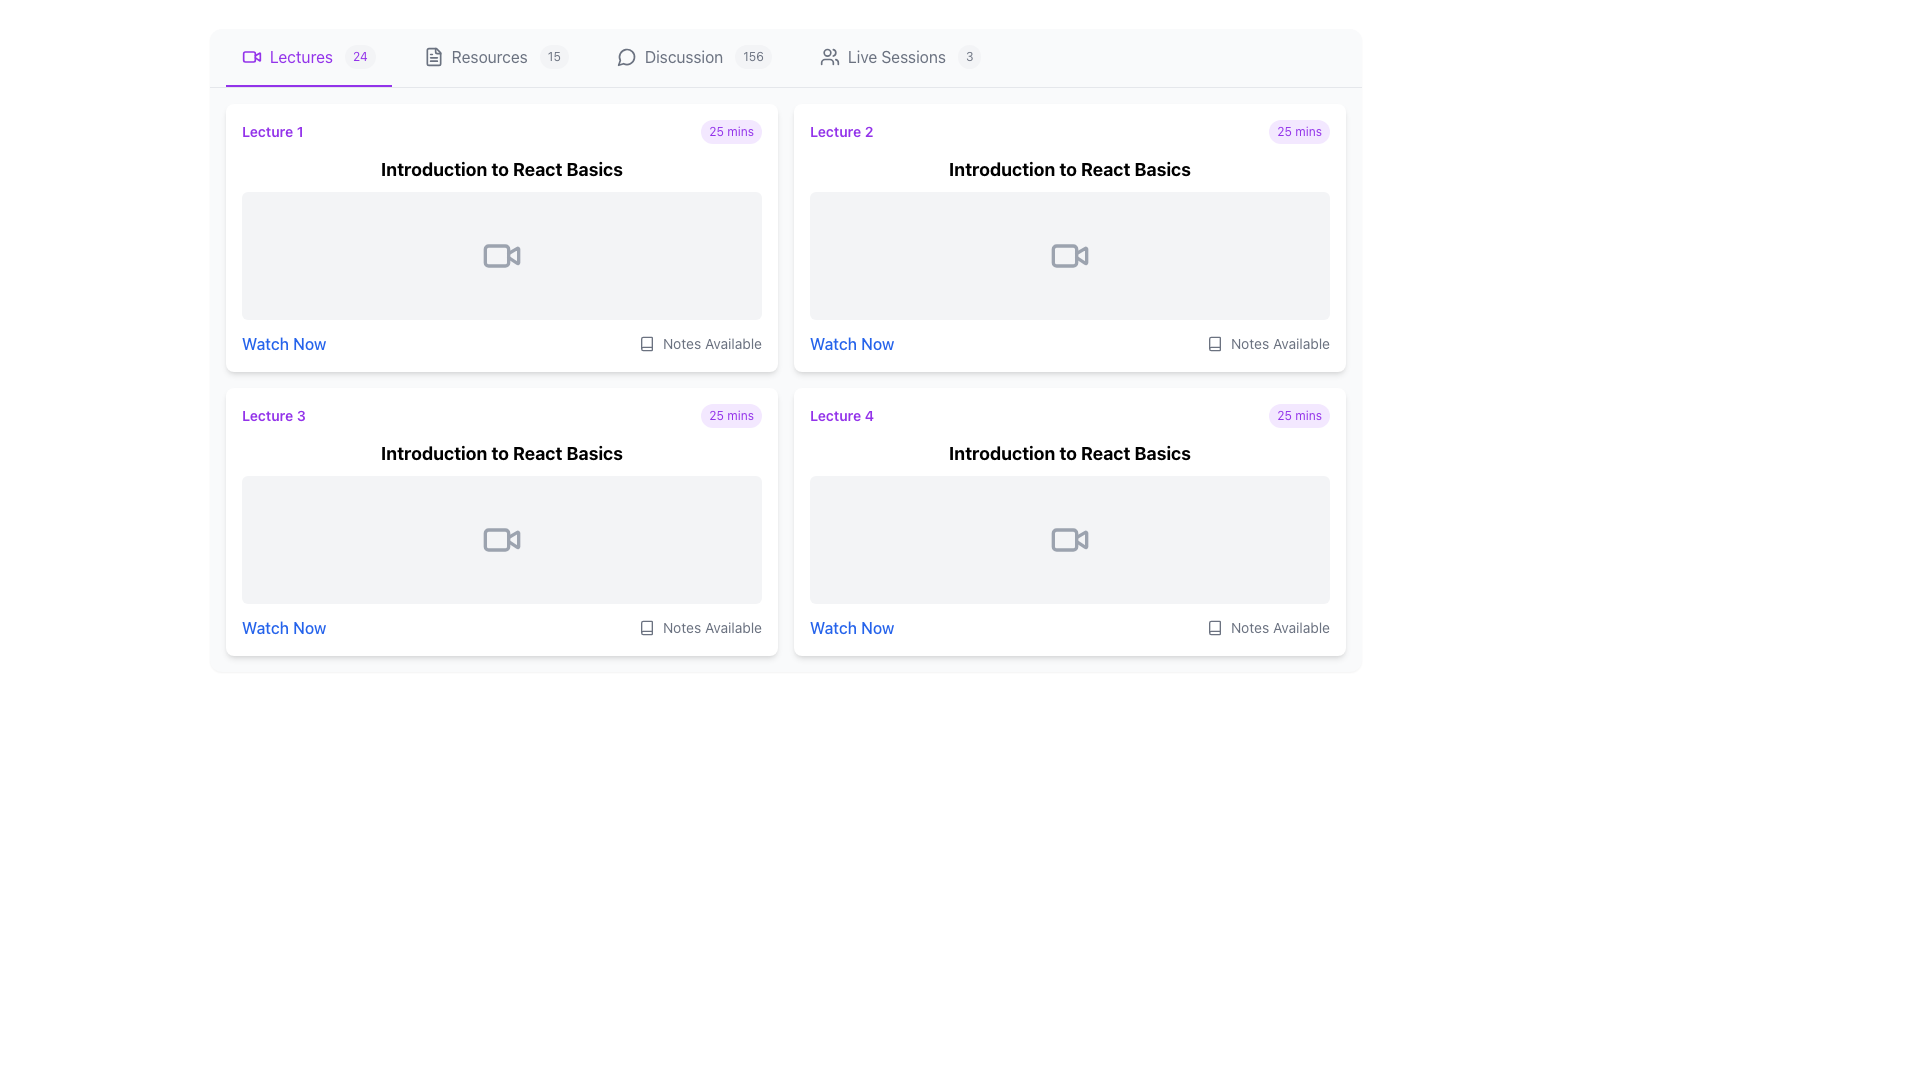 Image resolution: width=1920 pixels, height=1080 pixels. What do you see at coordinates (502, 454) in the screenshot?
I see `the text label displaying 'Introduction to React Basics', which is part of the lecture cards grid in the second row, first column` at bounding box center [502, 454].